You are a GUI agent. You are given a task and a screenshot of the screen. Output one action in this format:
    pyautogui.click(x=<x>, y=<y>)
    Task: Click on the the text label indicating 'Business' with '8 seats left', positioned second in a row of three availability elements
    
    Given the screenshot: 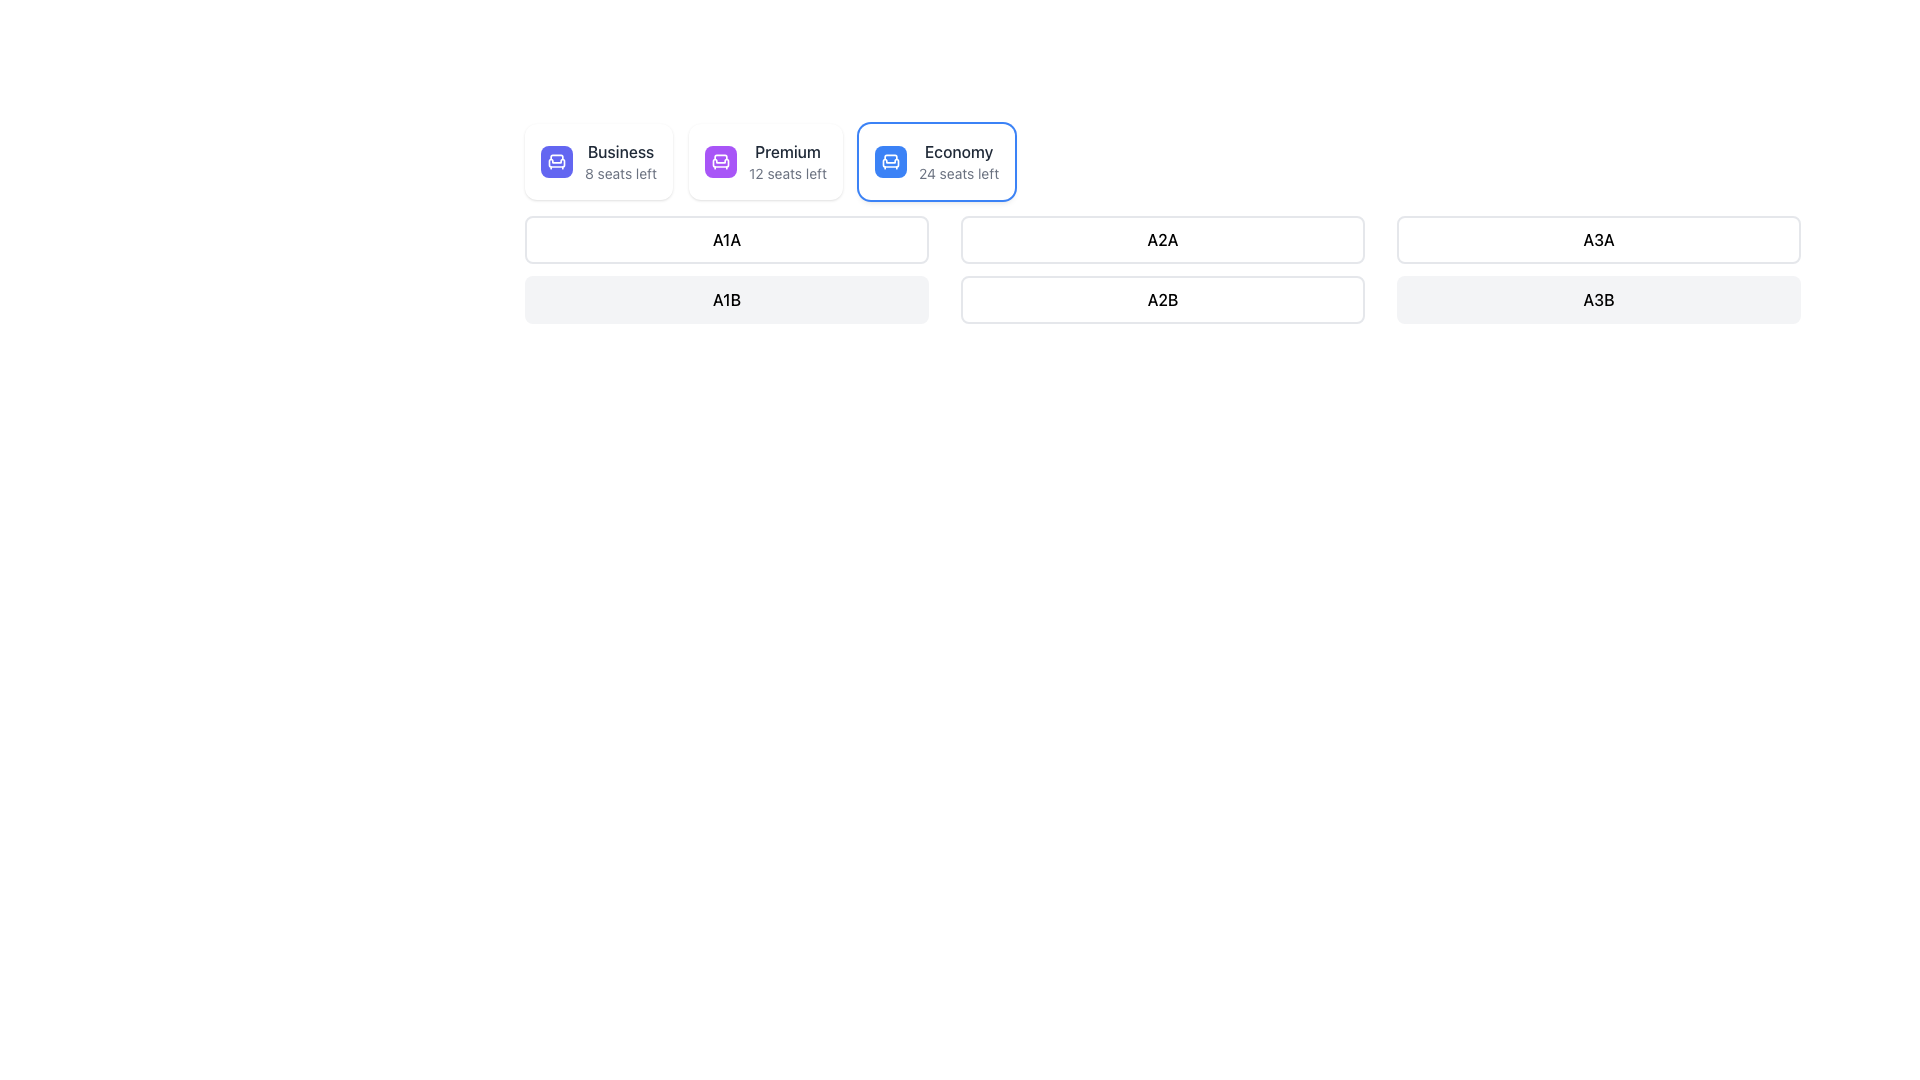 What is the action you would take?
    pyautogui.click(x=619, y=161)
    